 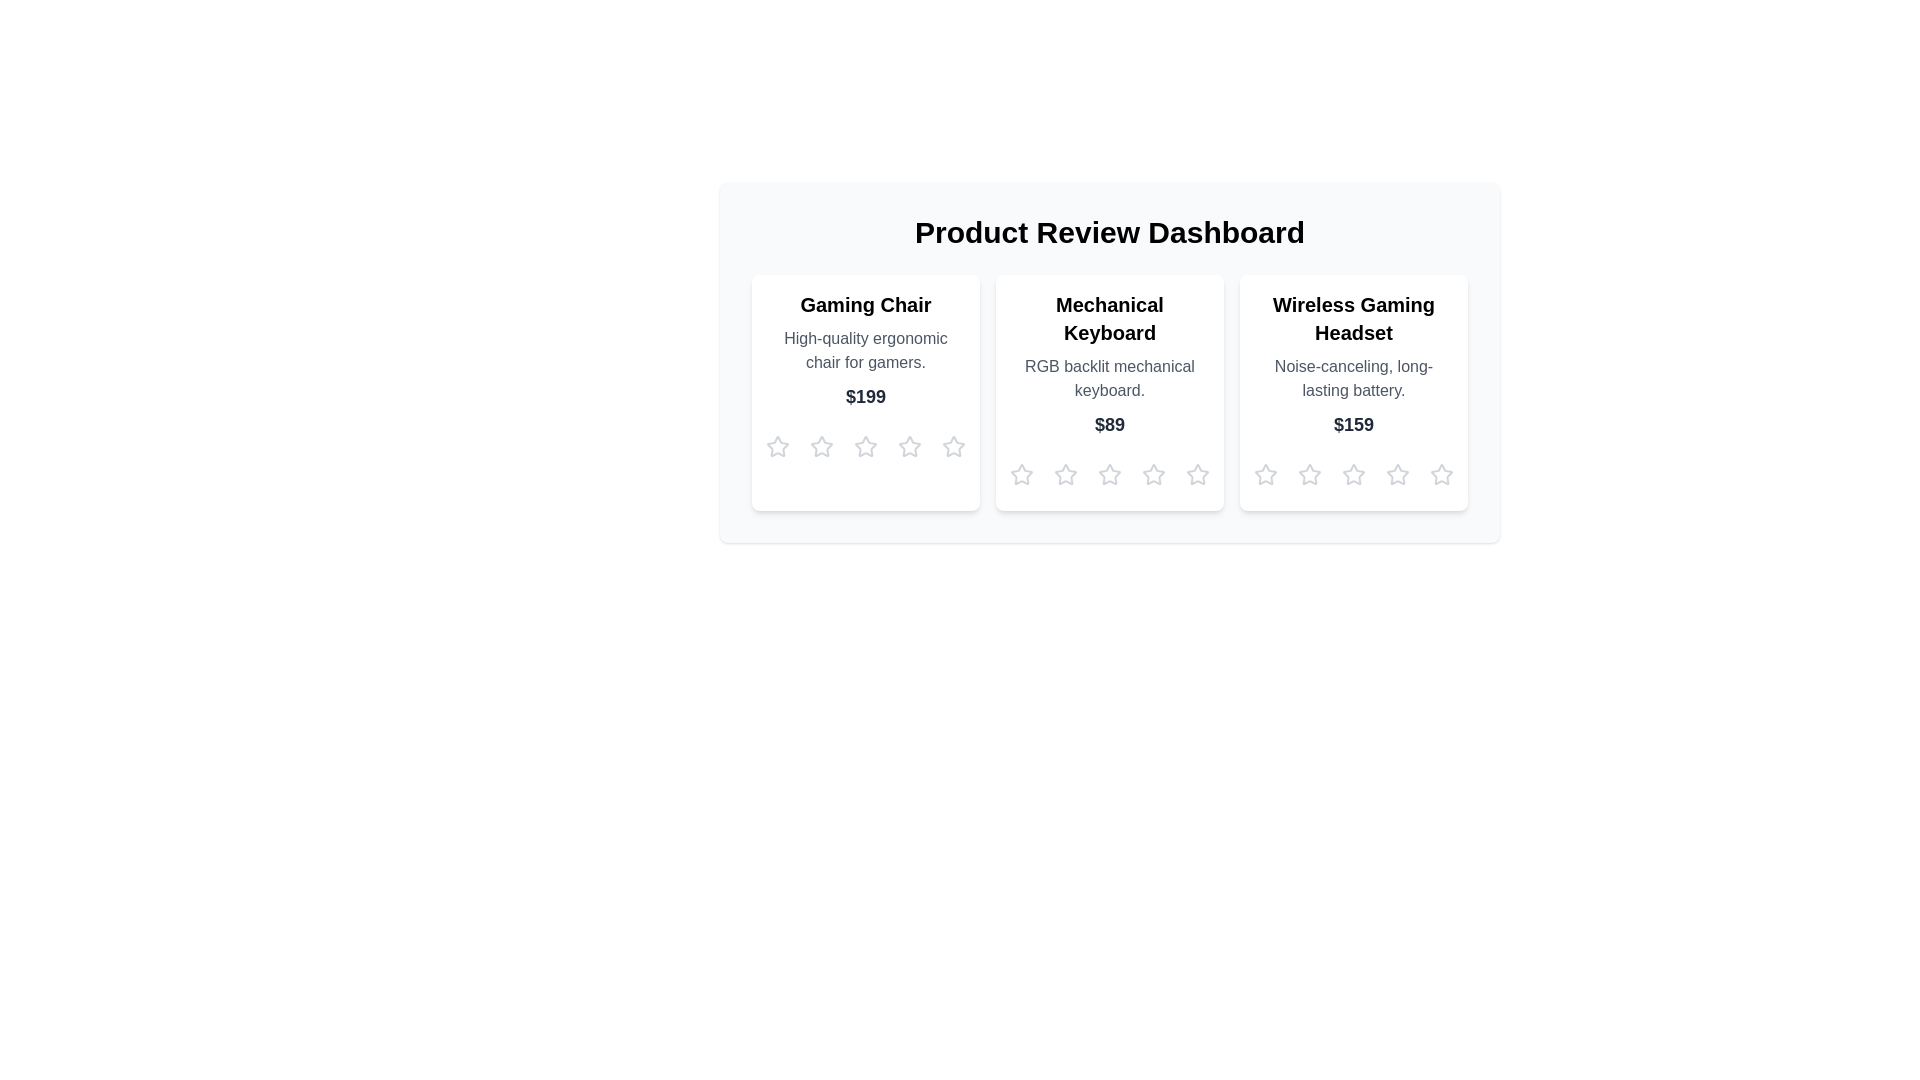 What do you see at coordinates (953, 446) in the screenshot?
I see `the star corresponding to 5 for the product Gaming Chair` at bounding box center [953, 446].